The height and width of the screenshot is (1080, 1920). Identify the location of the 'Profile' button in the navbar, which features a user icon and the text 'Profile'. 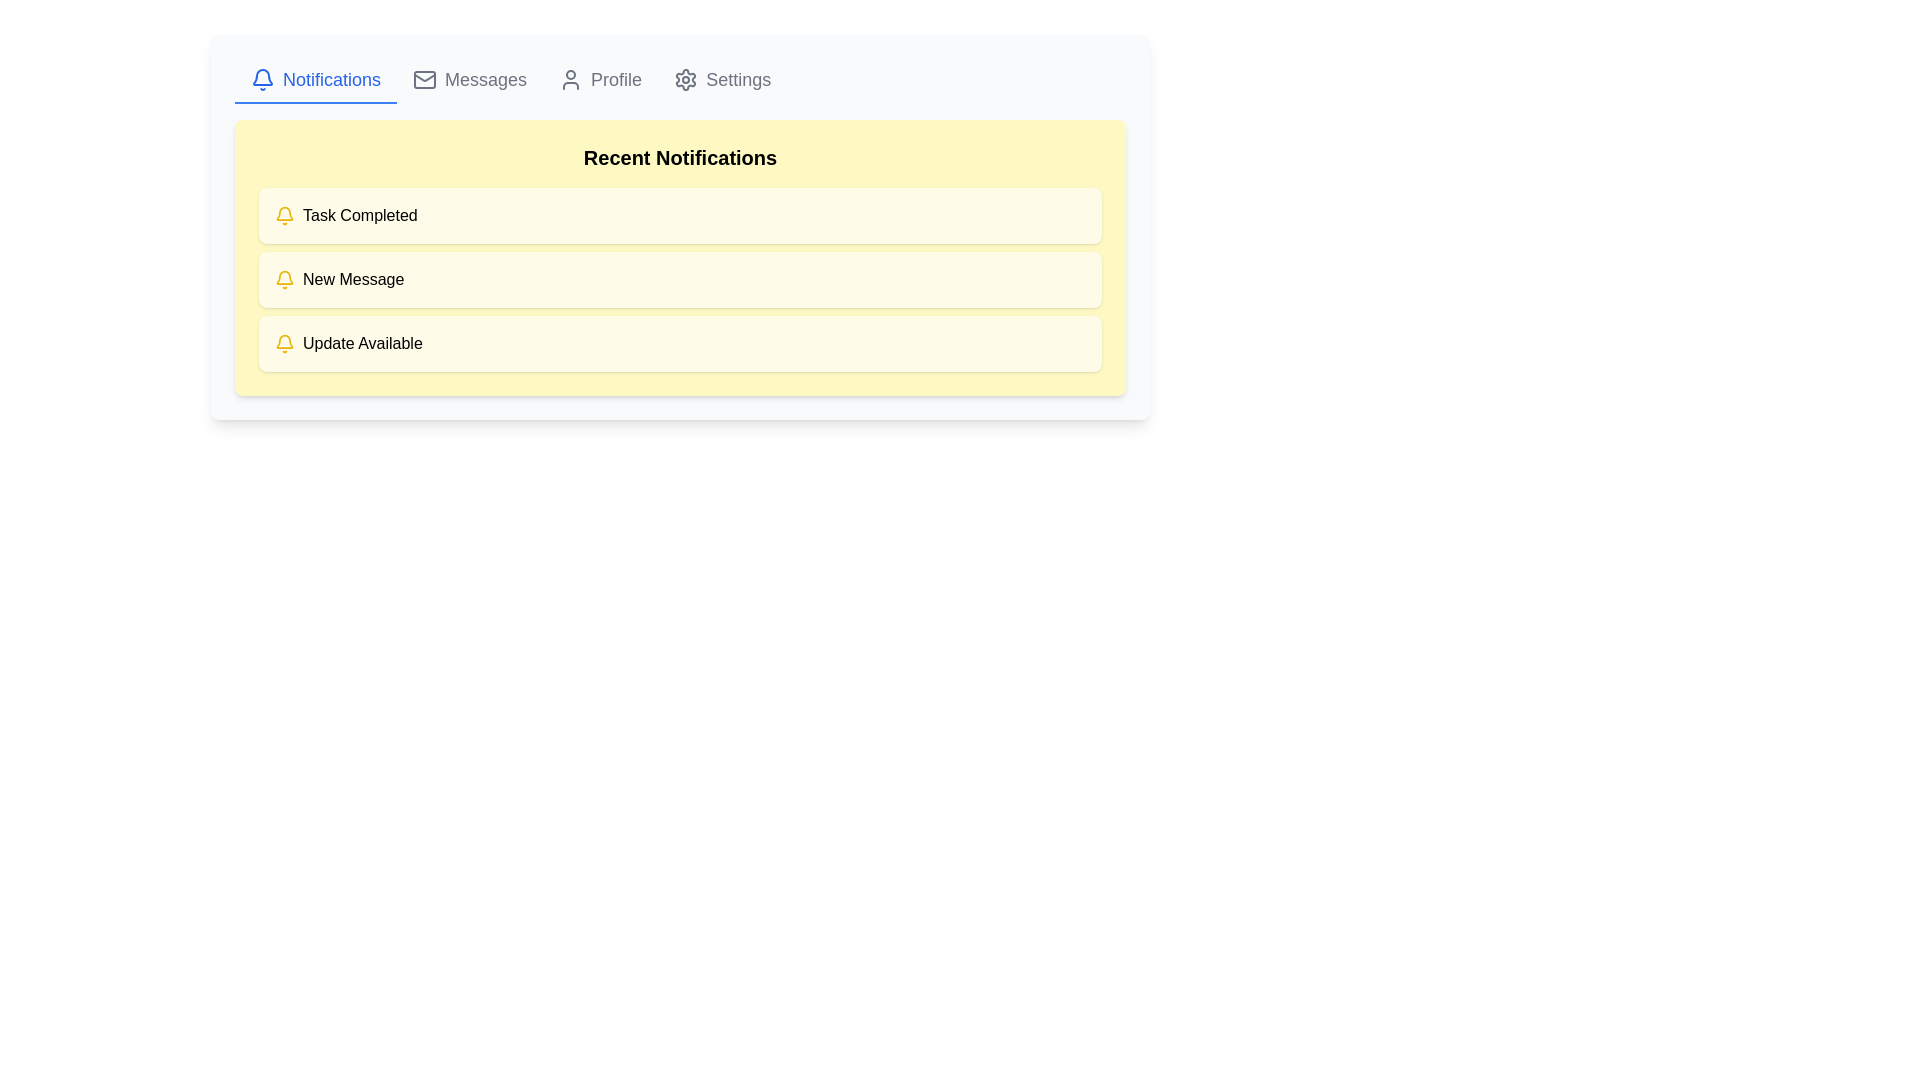
(599, 80).